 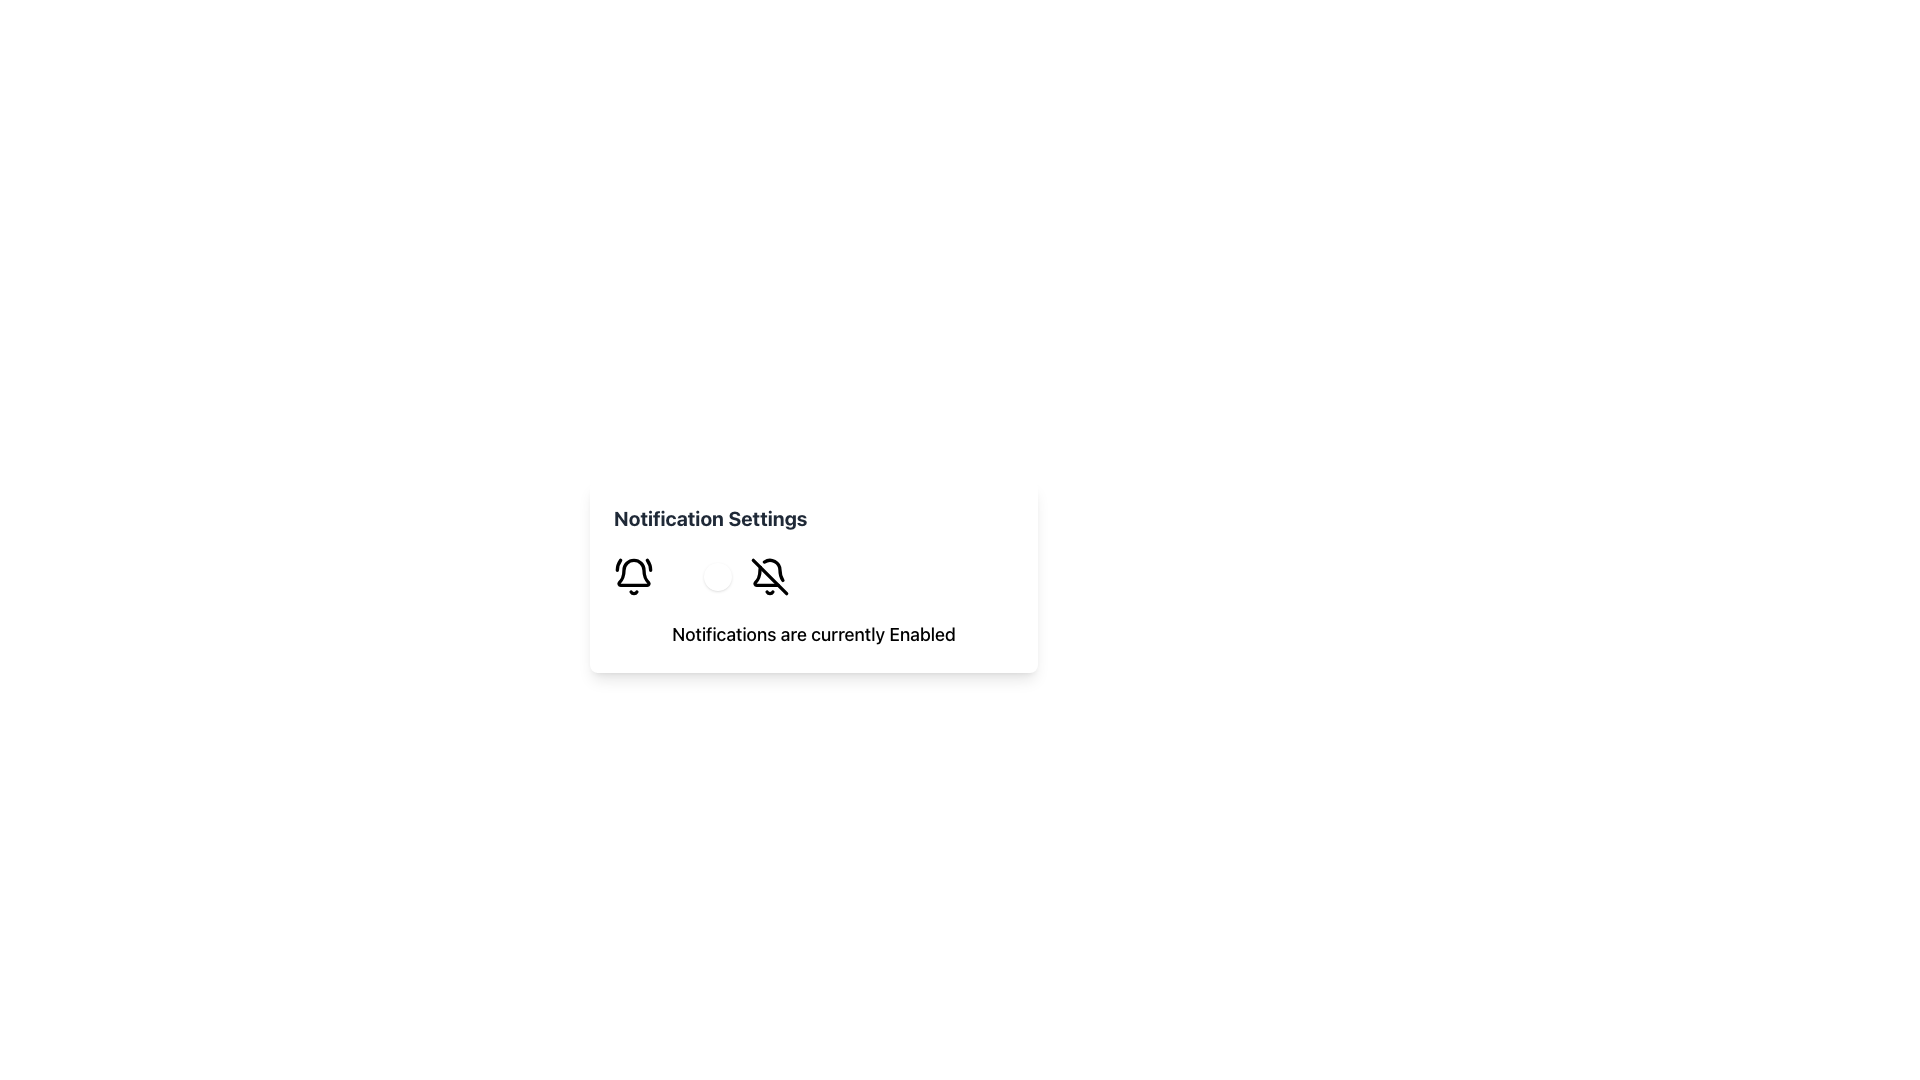 What do you see at coordinates (765, 576) in the screenshot?
I see `the appearance of the graphical icon resembling a stylized bell with a line crossing it, located in the notifications settings interface, positioned between an active bell icon and a notification status label` at bounding box center [765, 576].